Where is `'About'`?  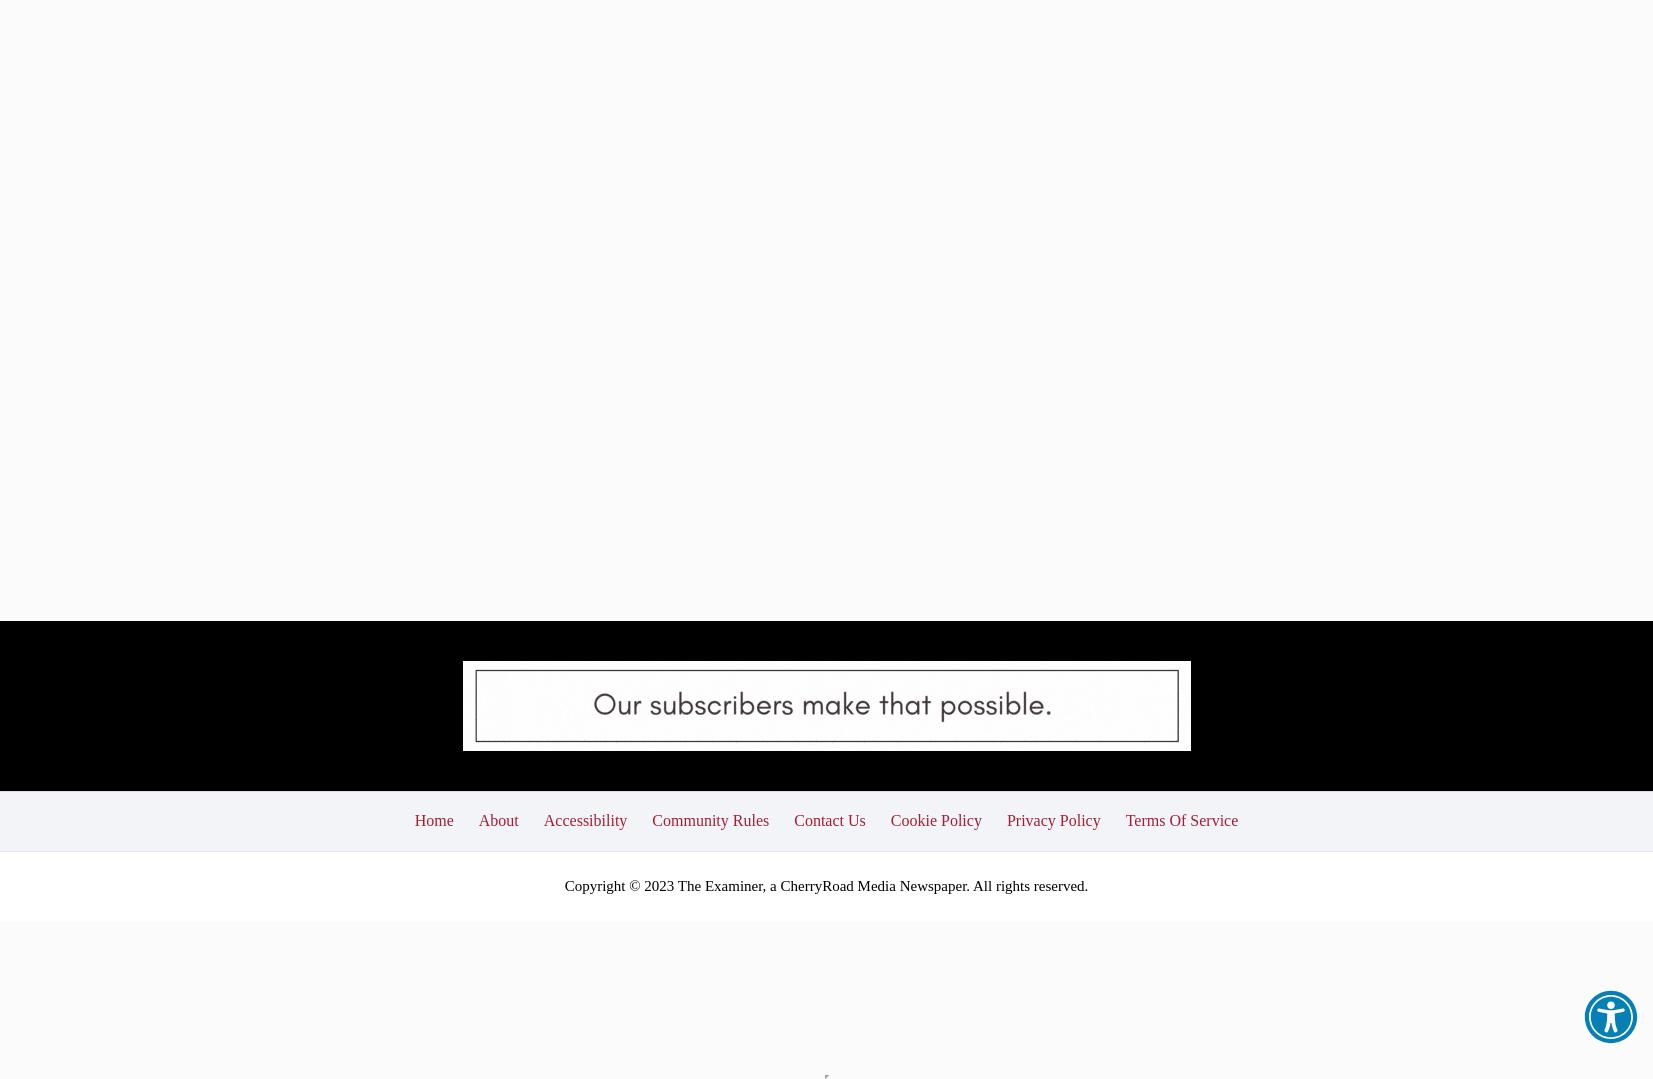 'About' is located at coordinates (477, 680).